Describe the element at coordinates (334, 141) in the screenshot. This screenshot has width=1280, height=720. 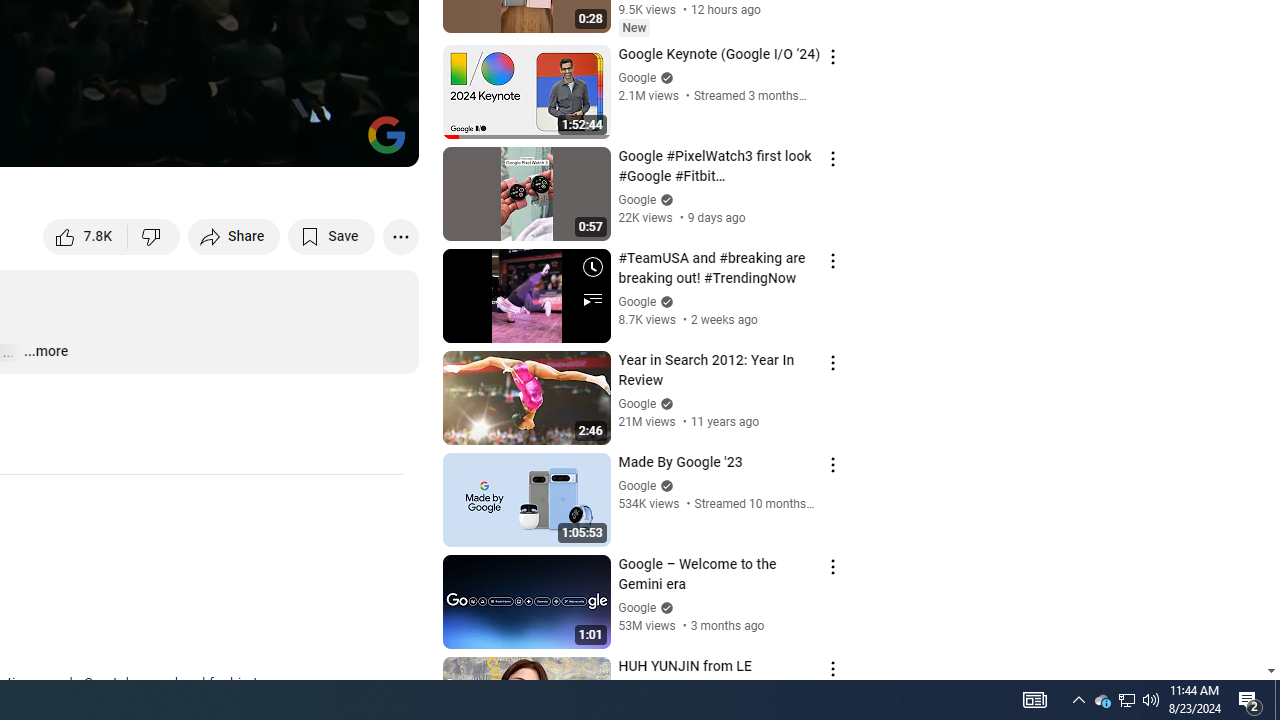
I see `'Theater mode (t)'` at that location.